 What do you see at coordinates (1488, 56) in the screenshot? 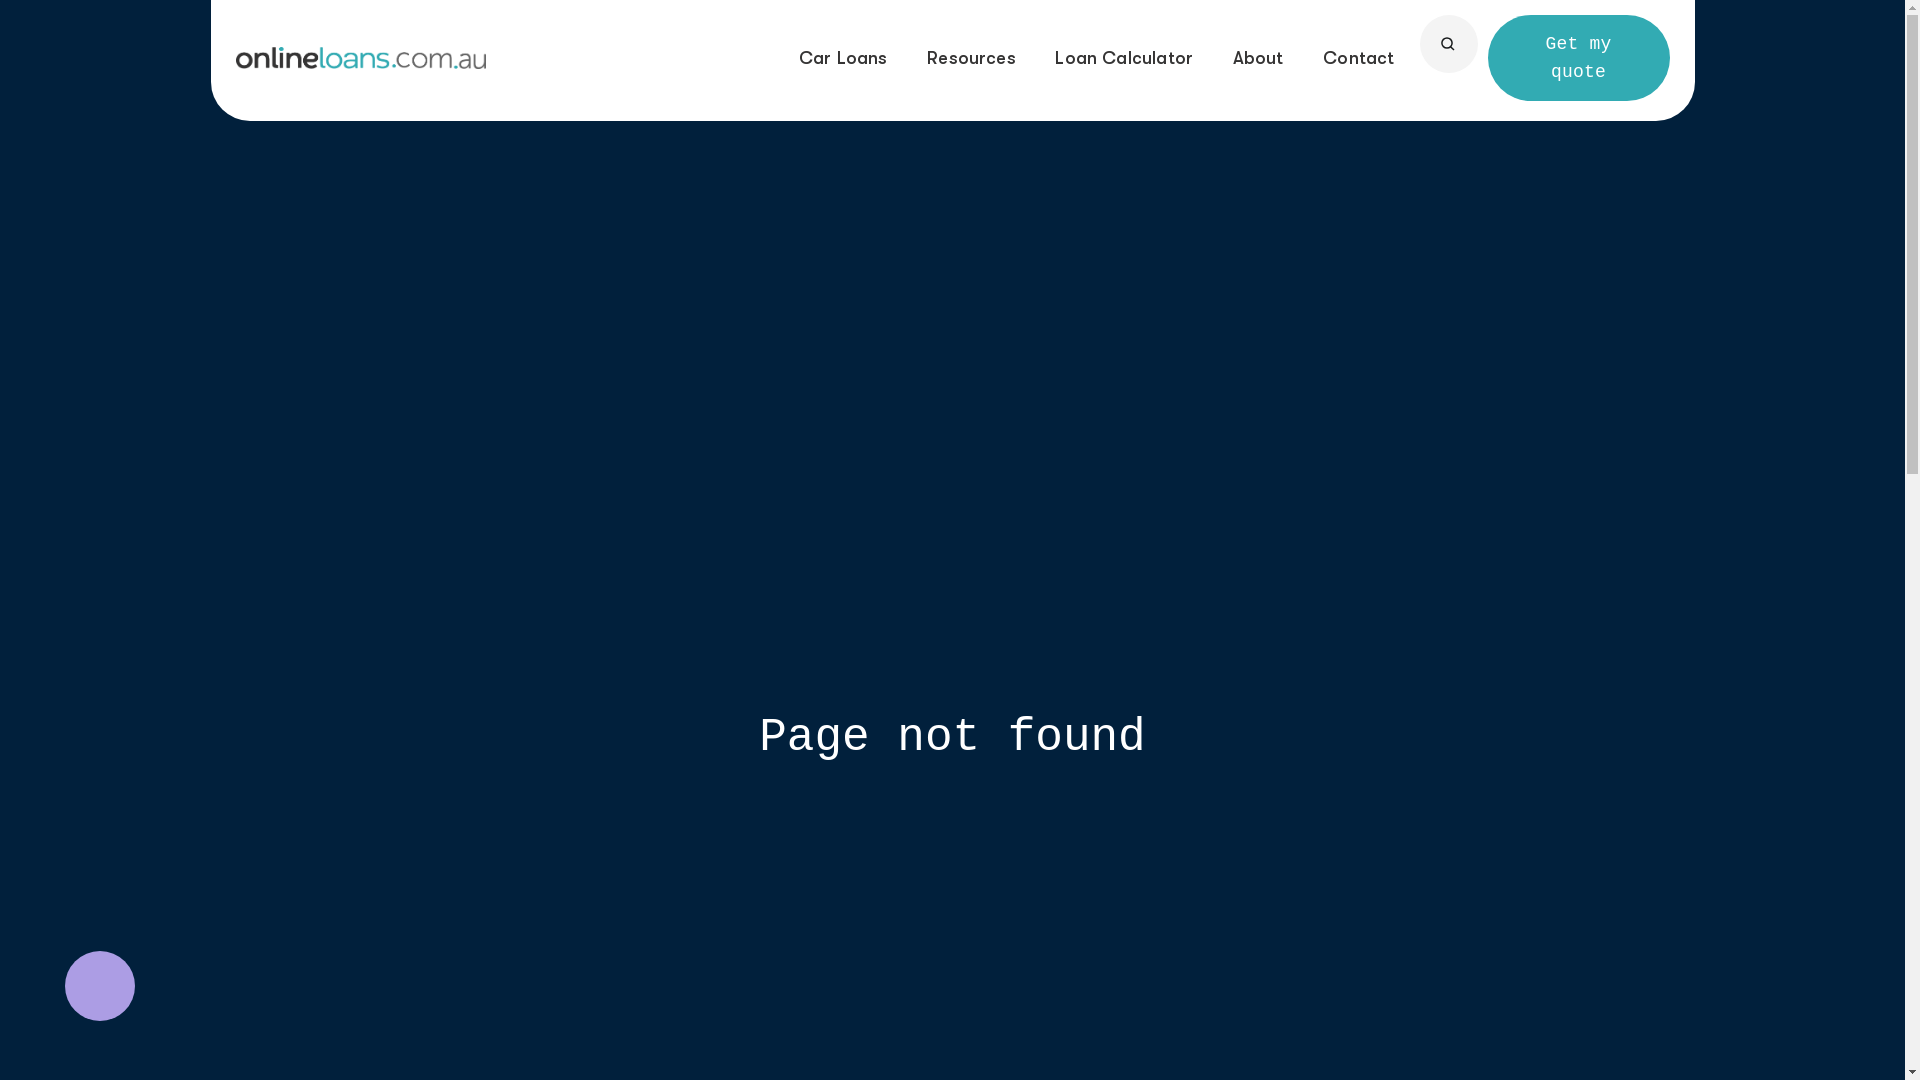
I see `'Get my quote'` at bounding box center [1488, 56].